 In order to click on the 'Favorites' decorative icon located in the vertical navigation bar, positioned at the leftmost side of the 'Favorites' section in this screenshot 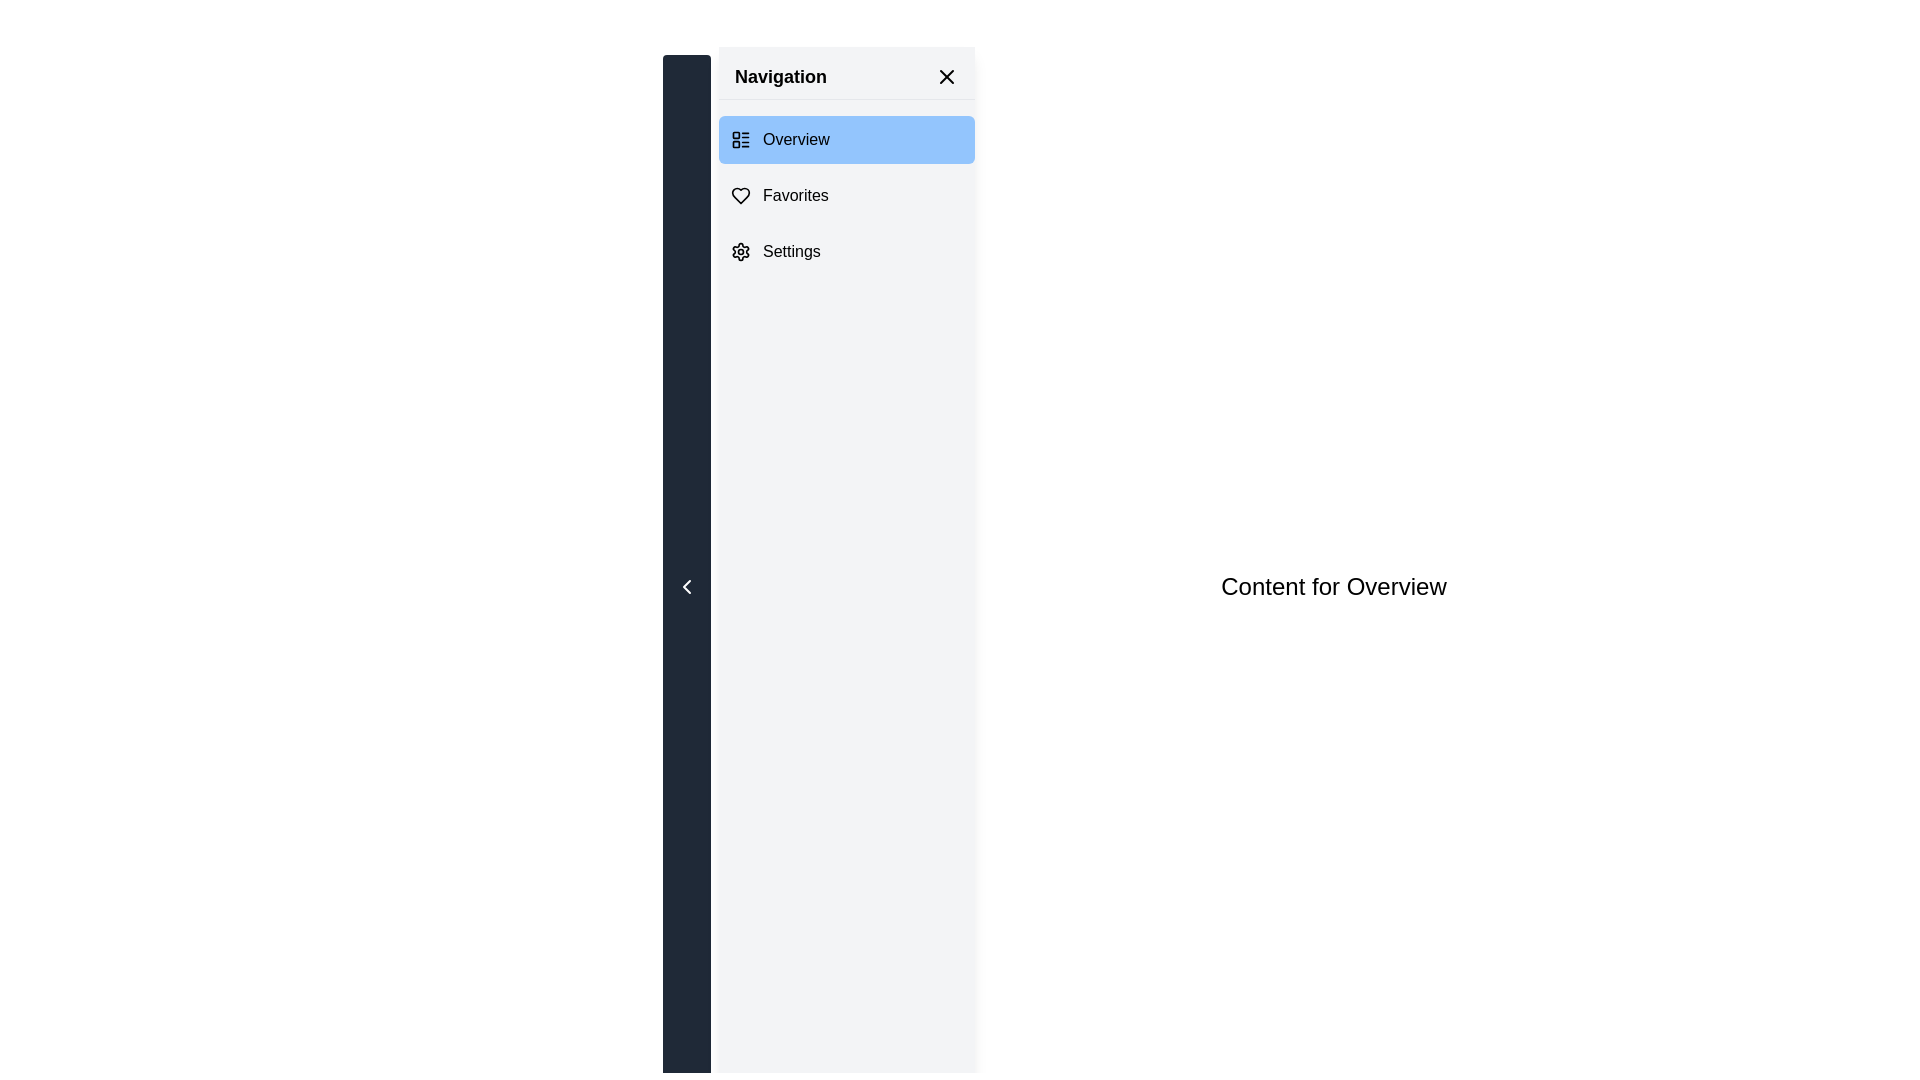, I will do `click(739, 196)`.